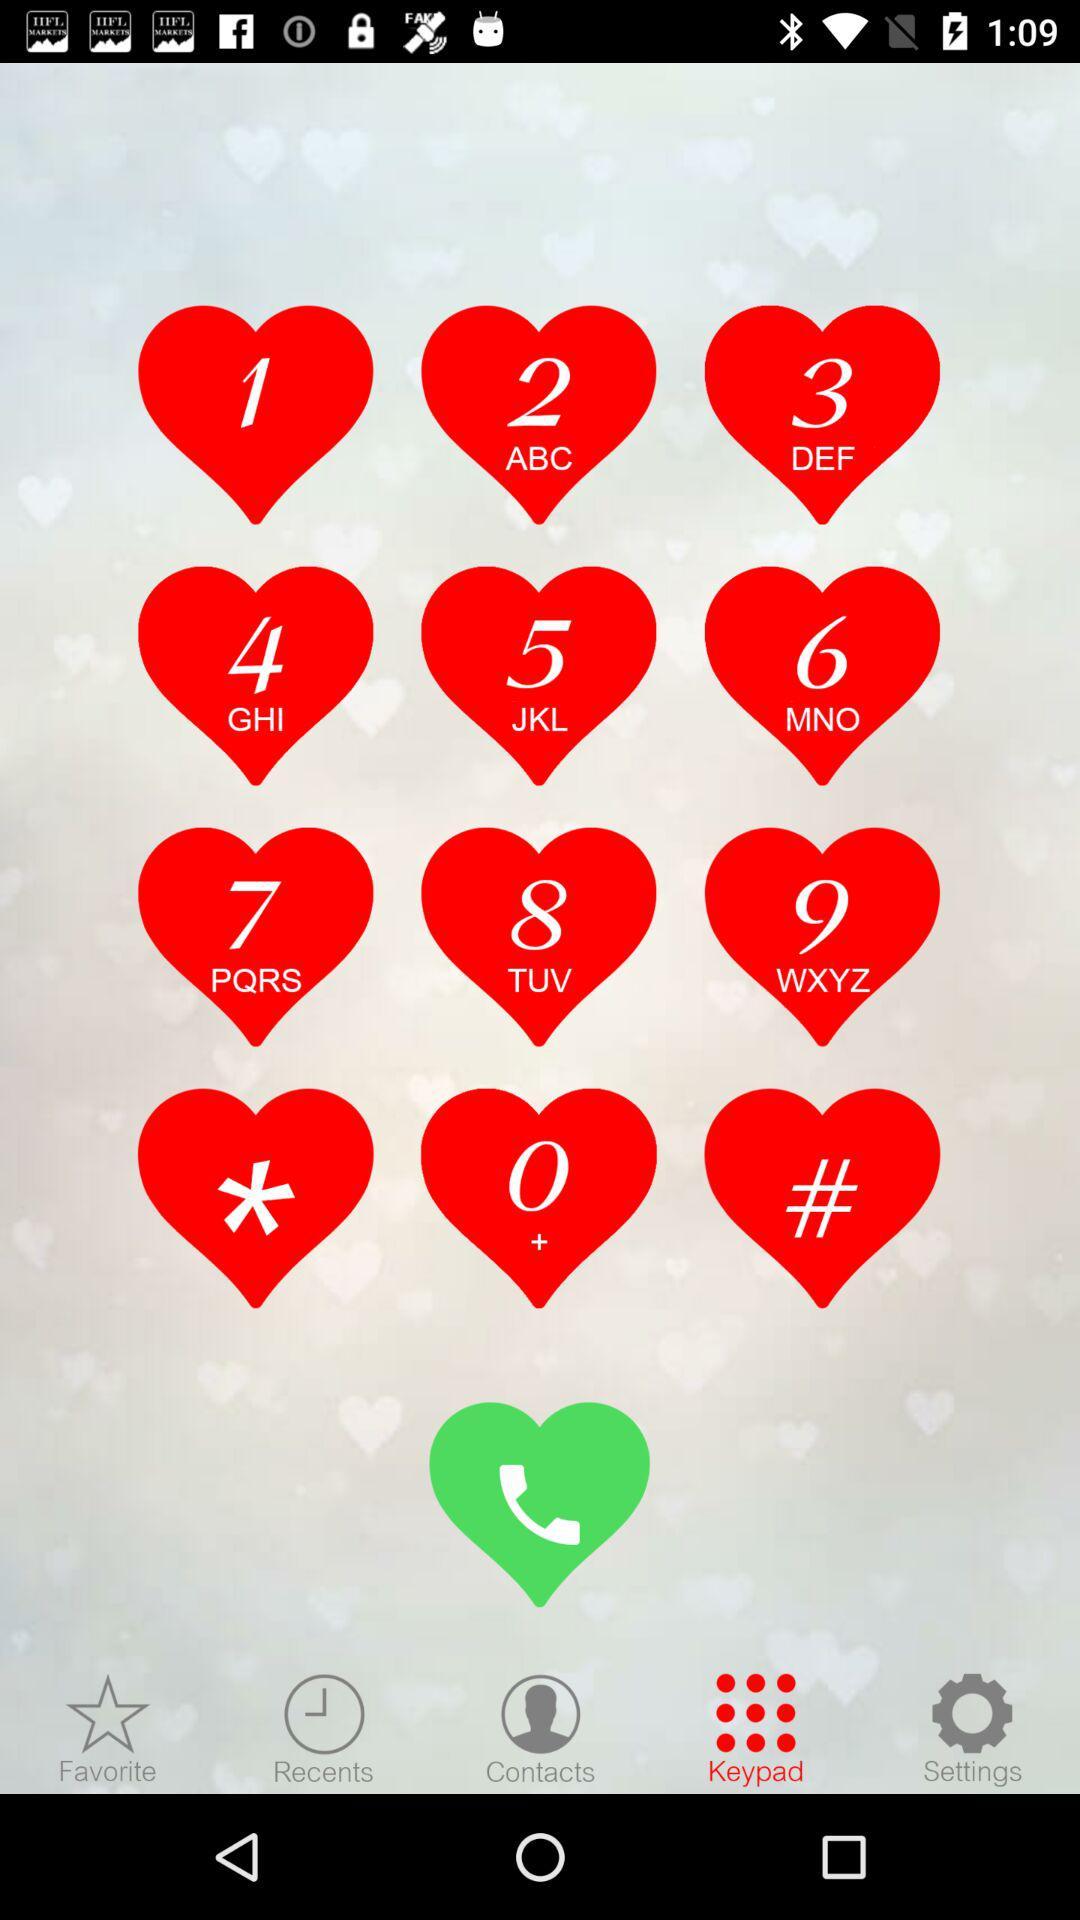 Image resolution: width=1080 pixels, height=1920 pixels. What do you see at coordinates (108, 1728) in the screenshot?
I see `the star icon` at bounding box center [108, 1728].